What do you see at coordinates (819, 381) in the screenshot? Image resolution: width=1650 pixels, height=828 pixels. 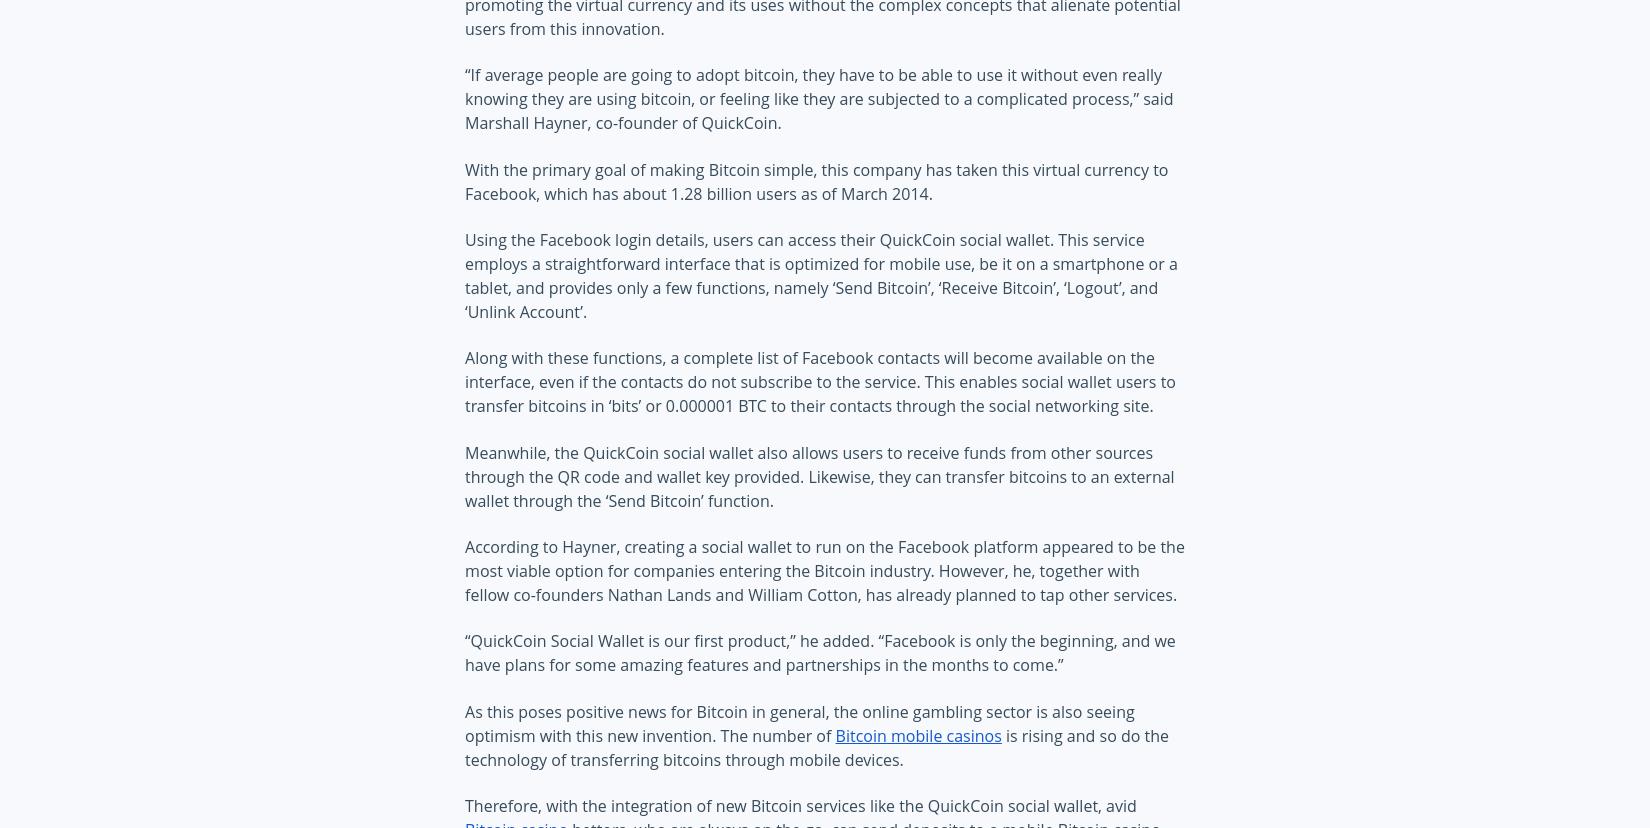 I see `'Along with these functions, a complete list of Facebook contacts will become available on the interface, even if the contacts do not subscribe to the service. This enables social wallet users to transfer bitcoins in ‘bits’ or 0.000001 BTC to their contacts through the social networking site.'` at bounding box center [819, 381].